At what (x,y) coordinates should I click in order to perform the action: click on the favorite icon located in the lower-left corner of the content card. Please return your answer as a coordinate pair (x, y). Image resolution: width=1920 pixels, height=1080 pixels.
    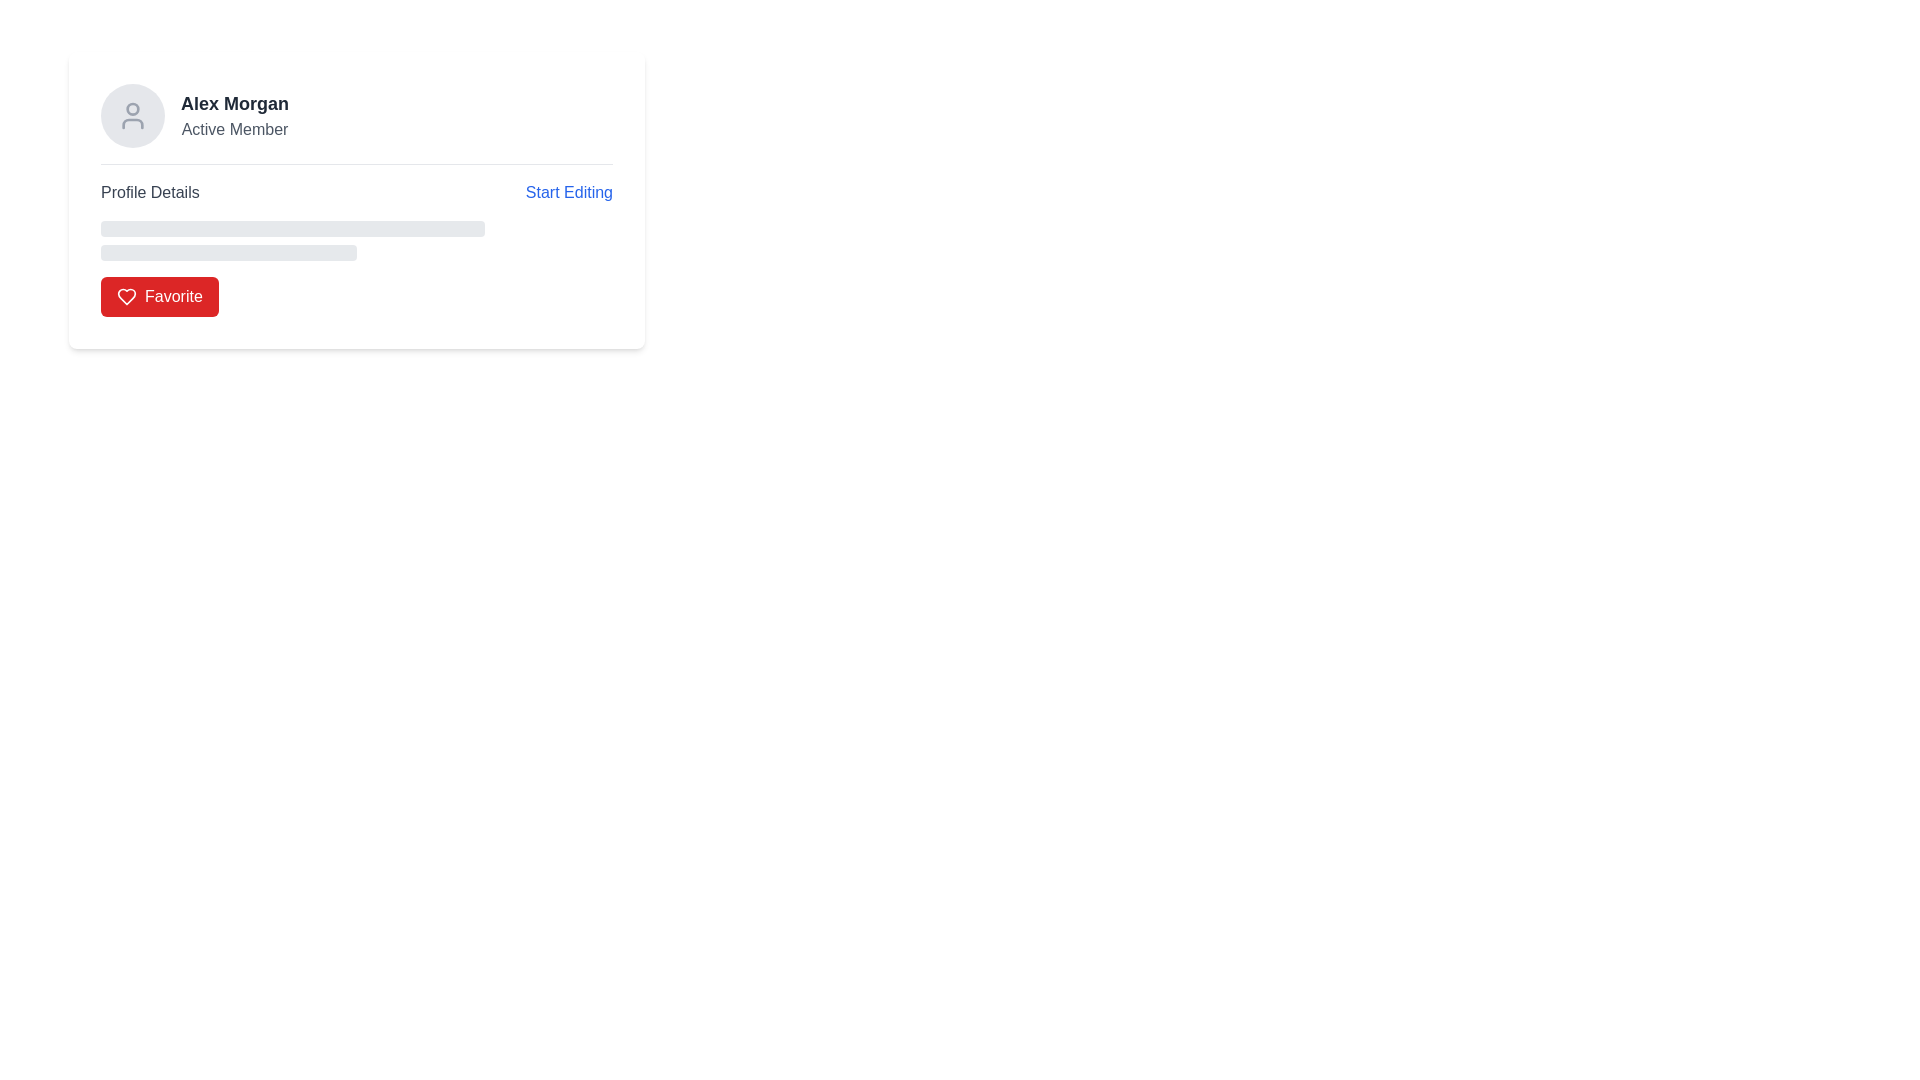
    Looking at the image, I should click on (125, 297).